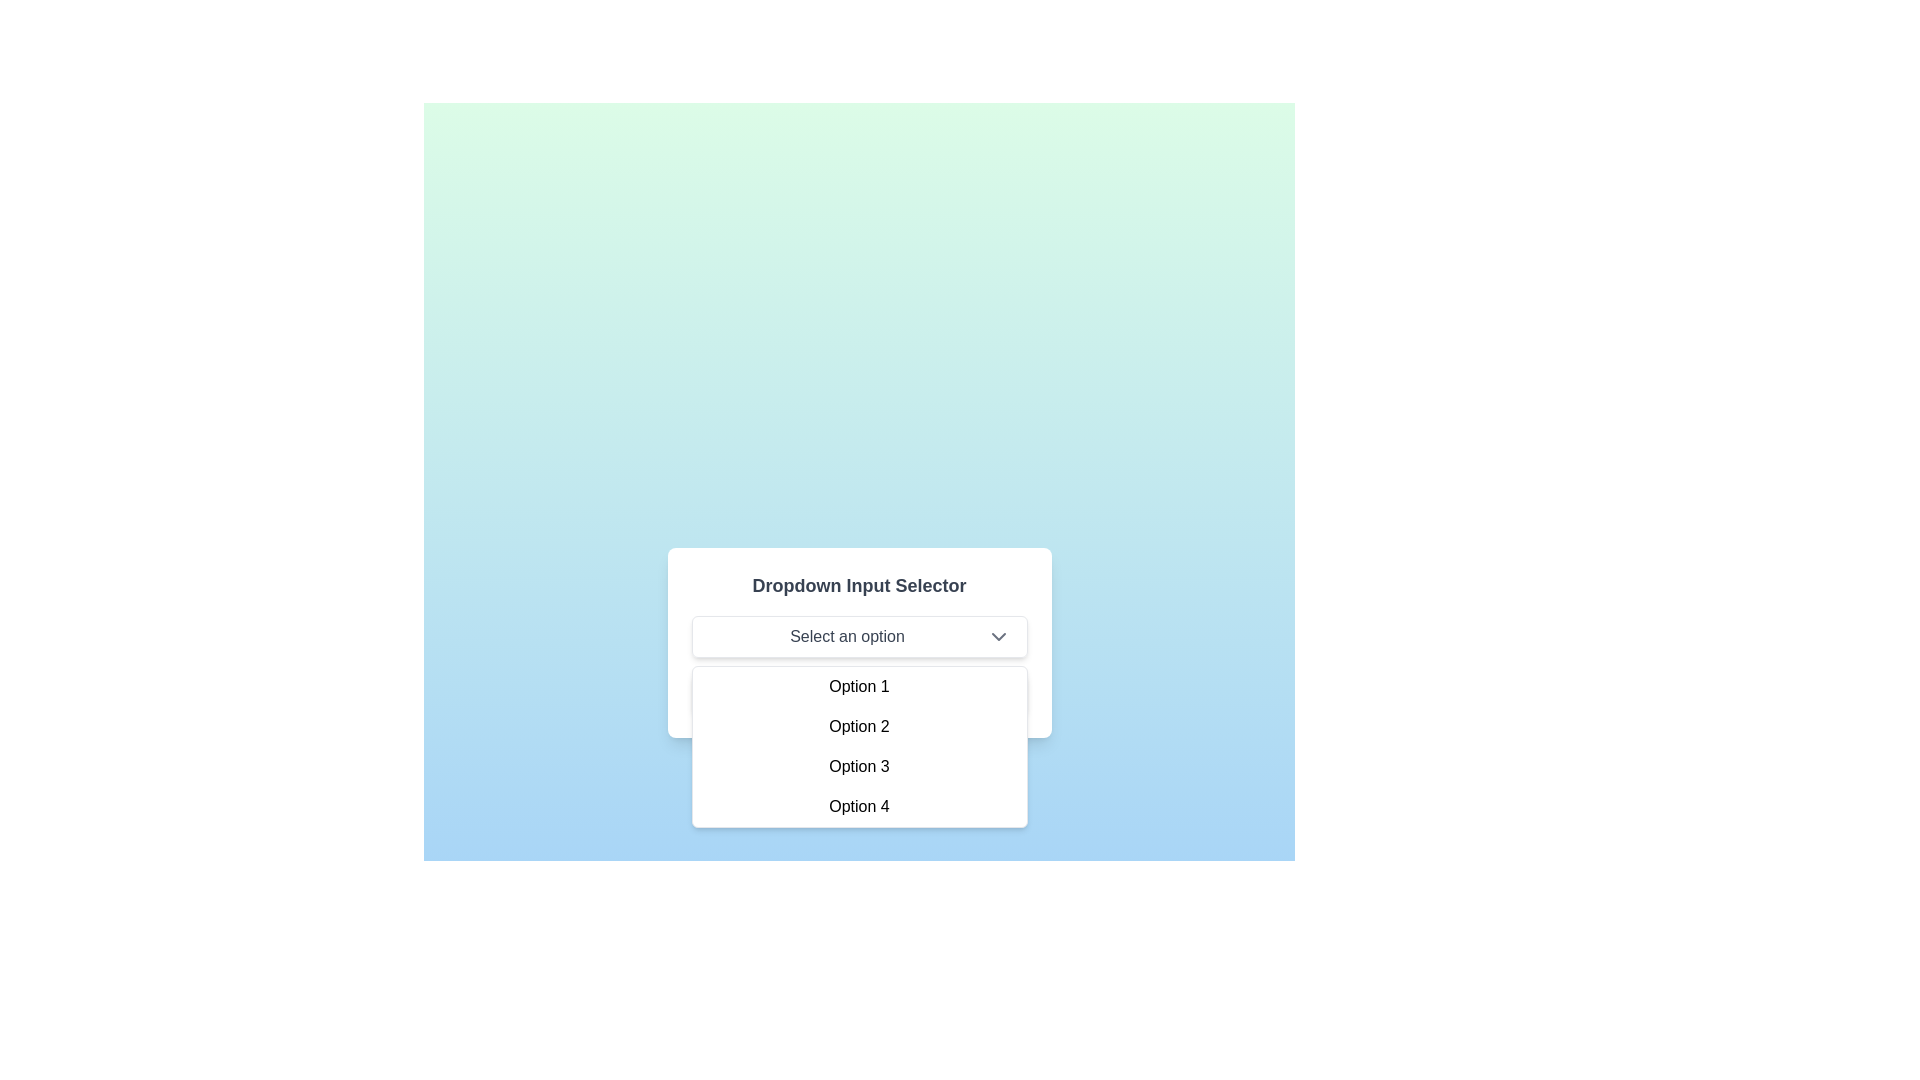 The image size is (1920, 1080). What do you see at coordinates (859, 726) in the screenshot?
I see `the 'Option 2' dropdown item which has a white background and is the second option in the dropdown menu` at bounding box center [859, 726].